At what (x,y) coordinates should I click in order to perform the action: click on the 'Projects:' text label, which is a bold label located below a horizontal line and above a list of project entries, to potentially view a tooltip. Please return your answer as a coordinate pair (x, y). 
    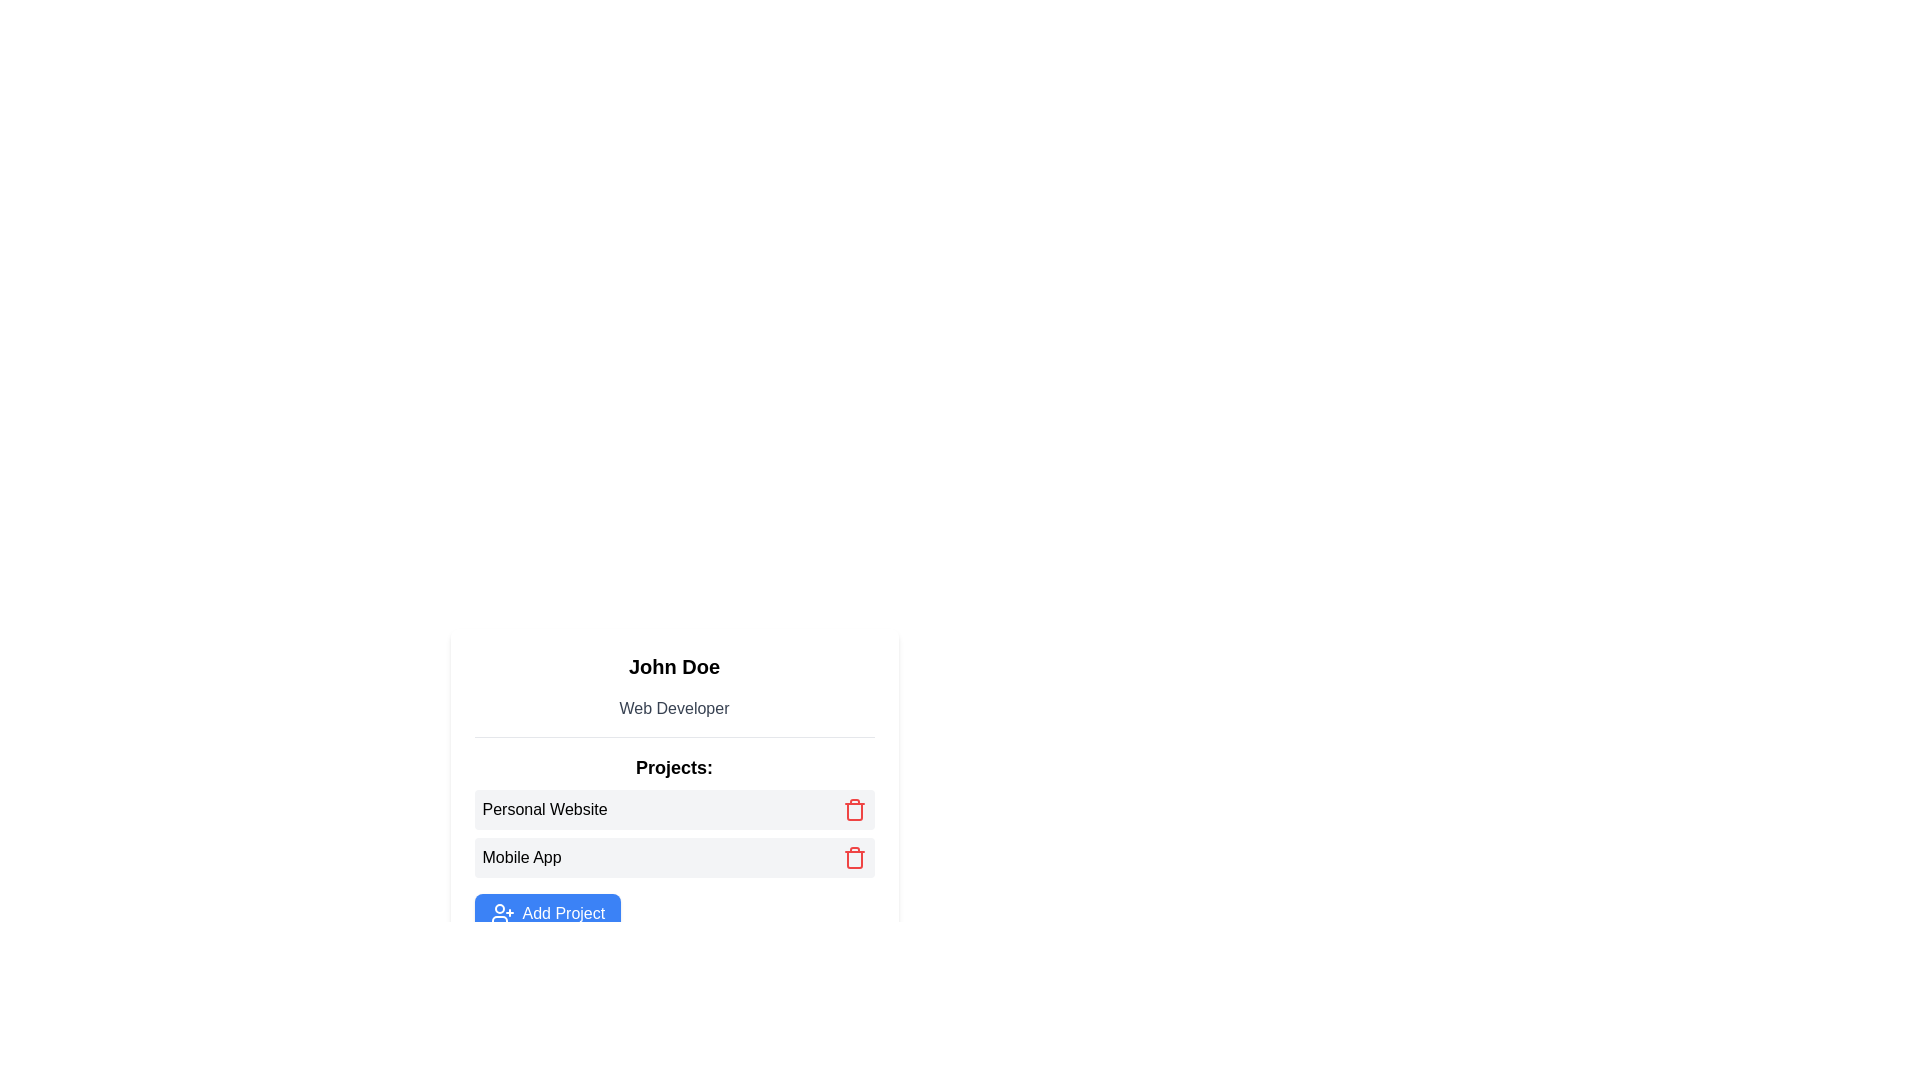
    Looking at the image, I should click on (674, 766).